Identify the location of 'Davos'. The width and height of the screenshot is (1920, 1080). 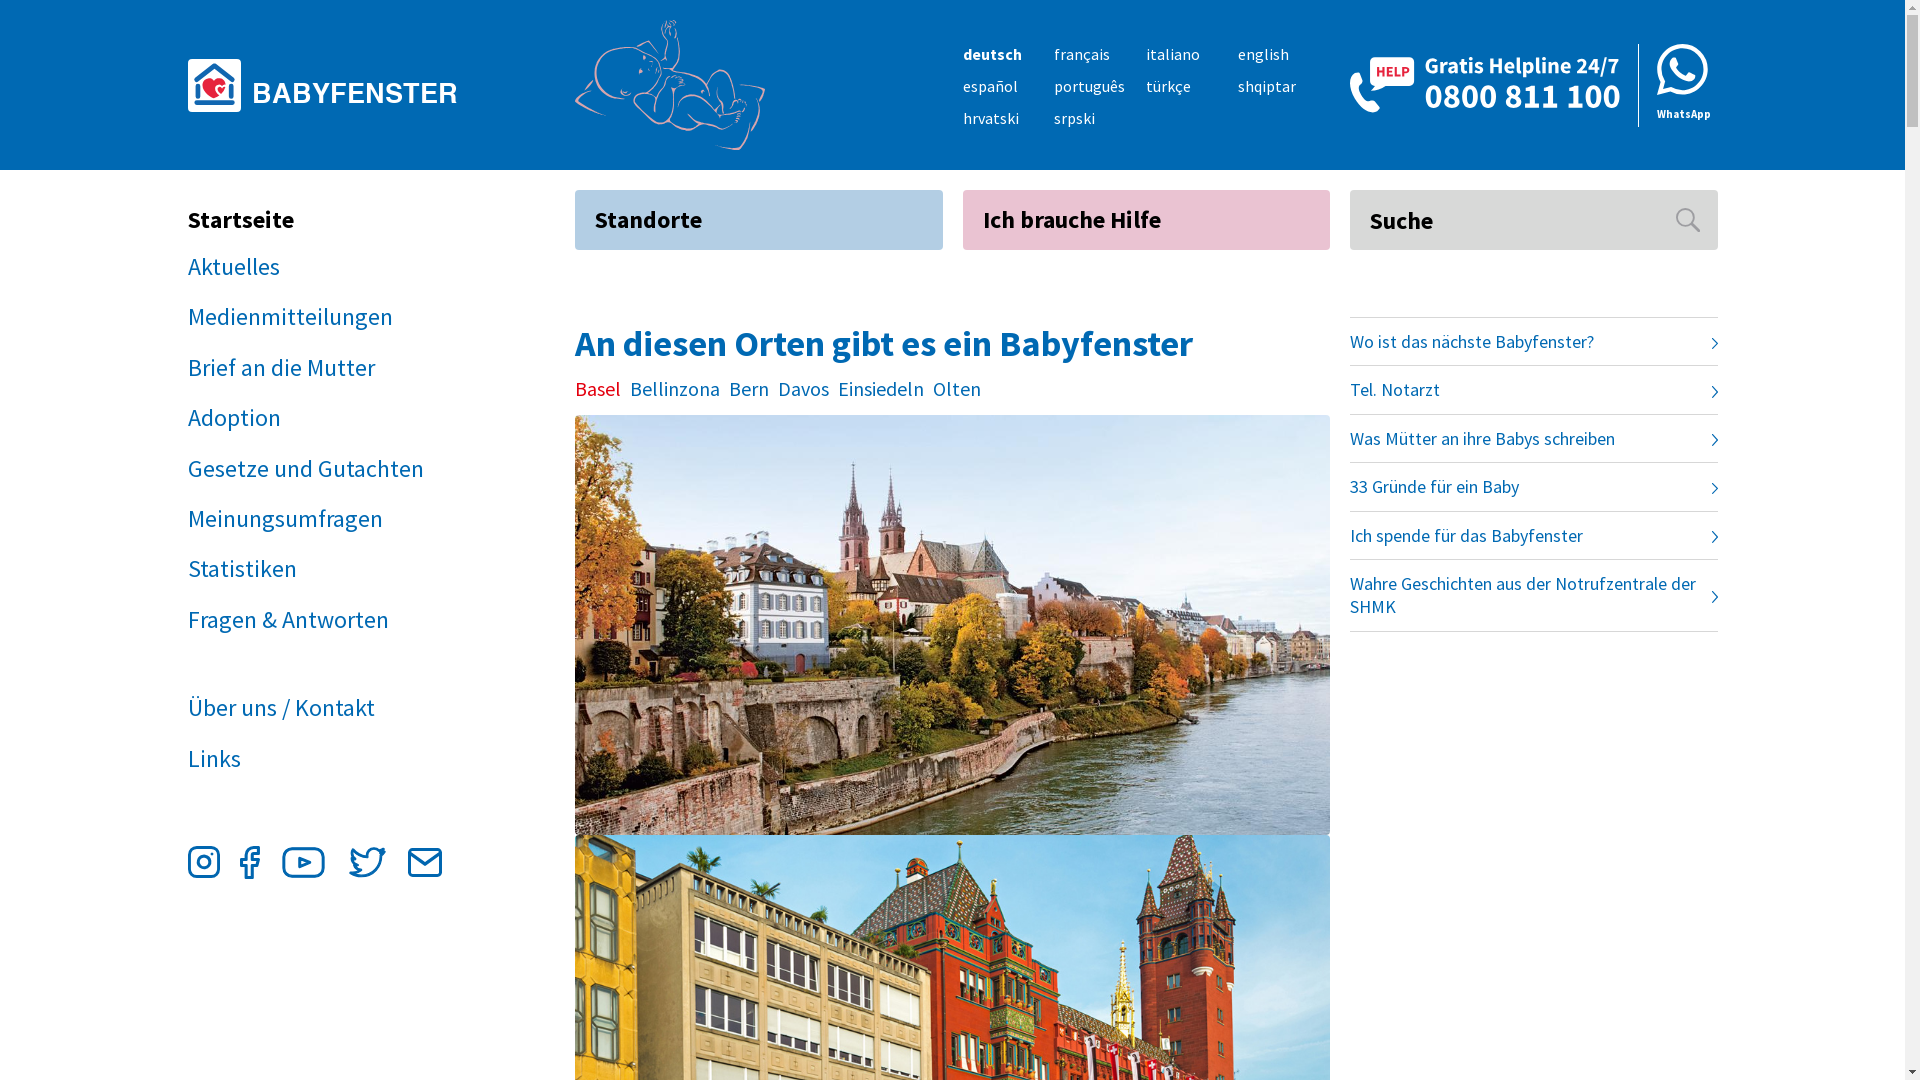
(803, 389).